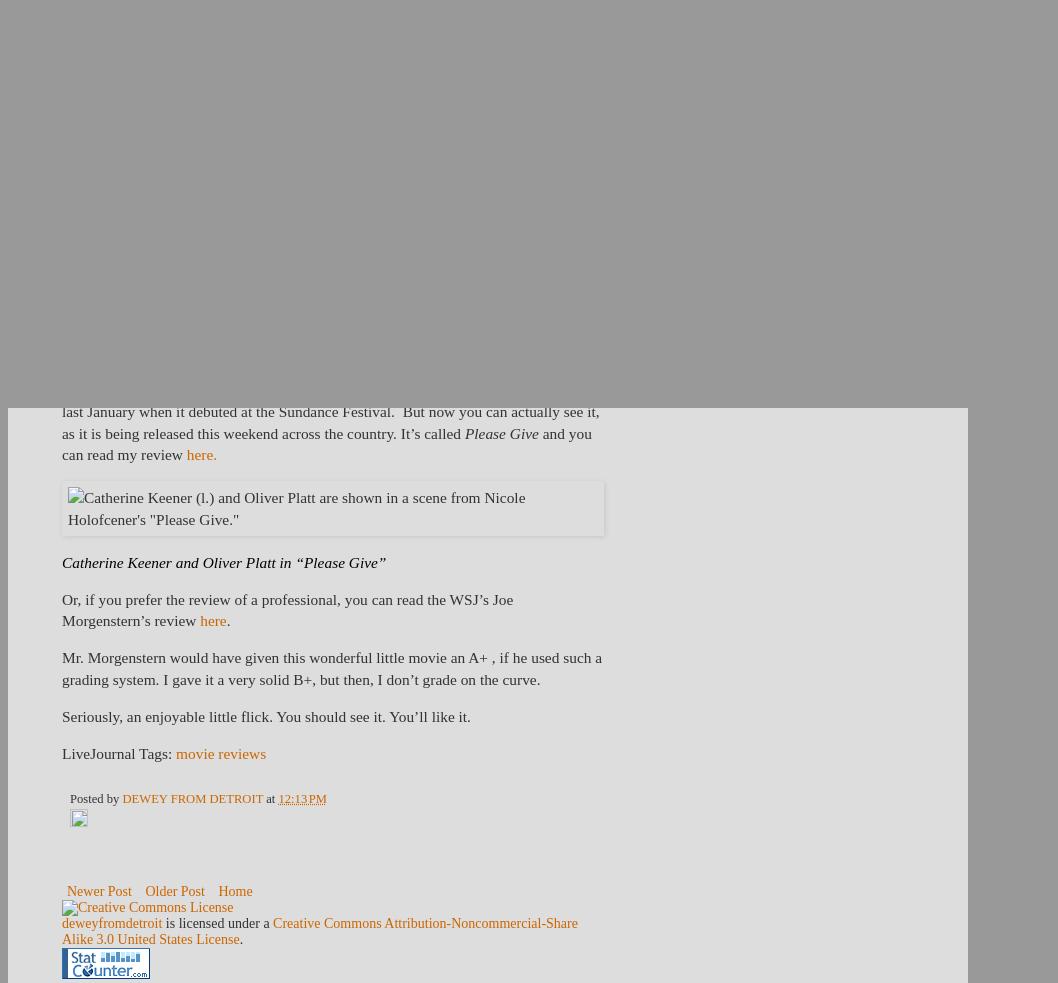 The width and height of the screenshot is (1058, 983). I want to click on 'Come for the Politics, Stay for the Pathologies', so click(486, 190).